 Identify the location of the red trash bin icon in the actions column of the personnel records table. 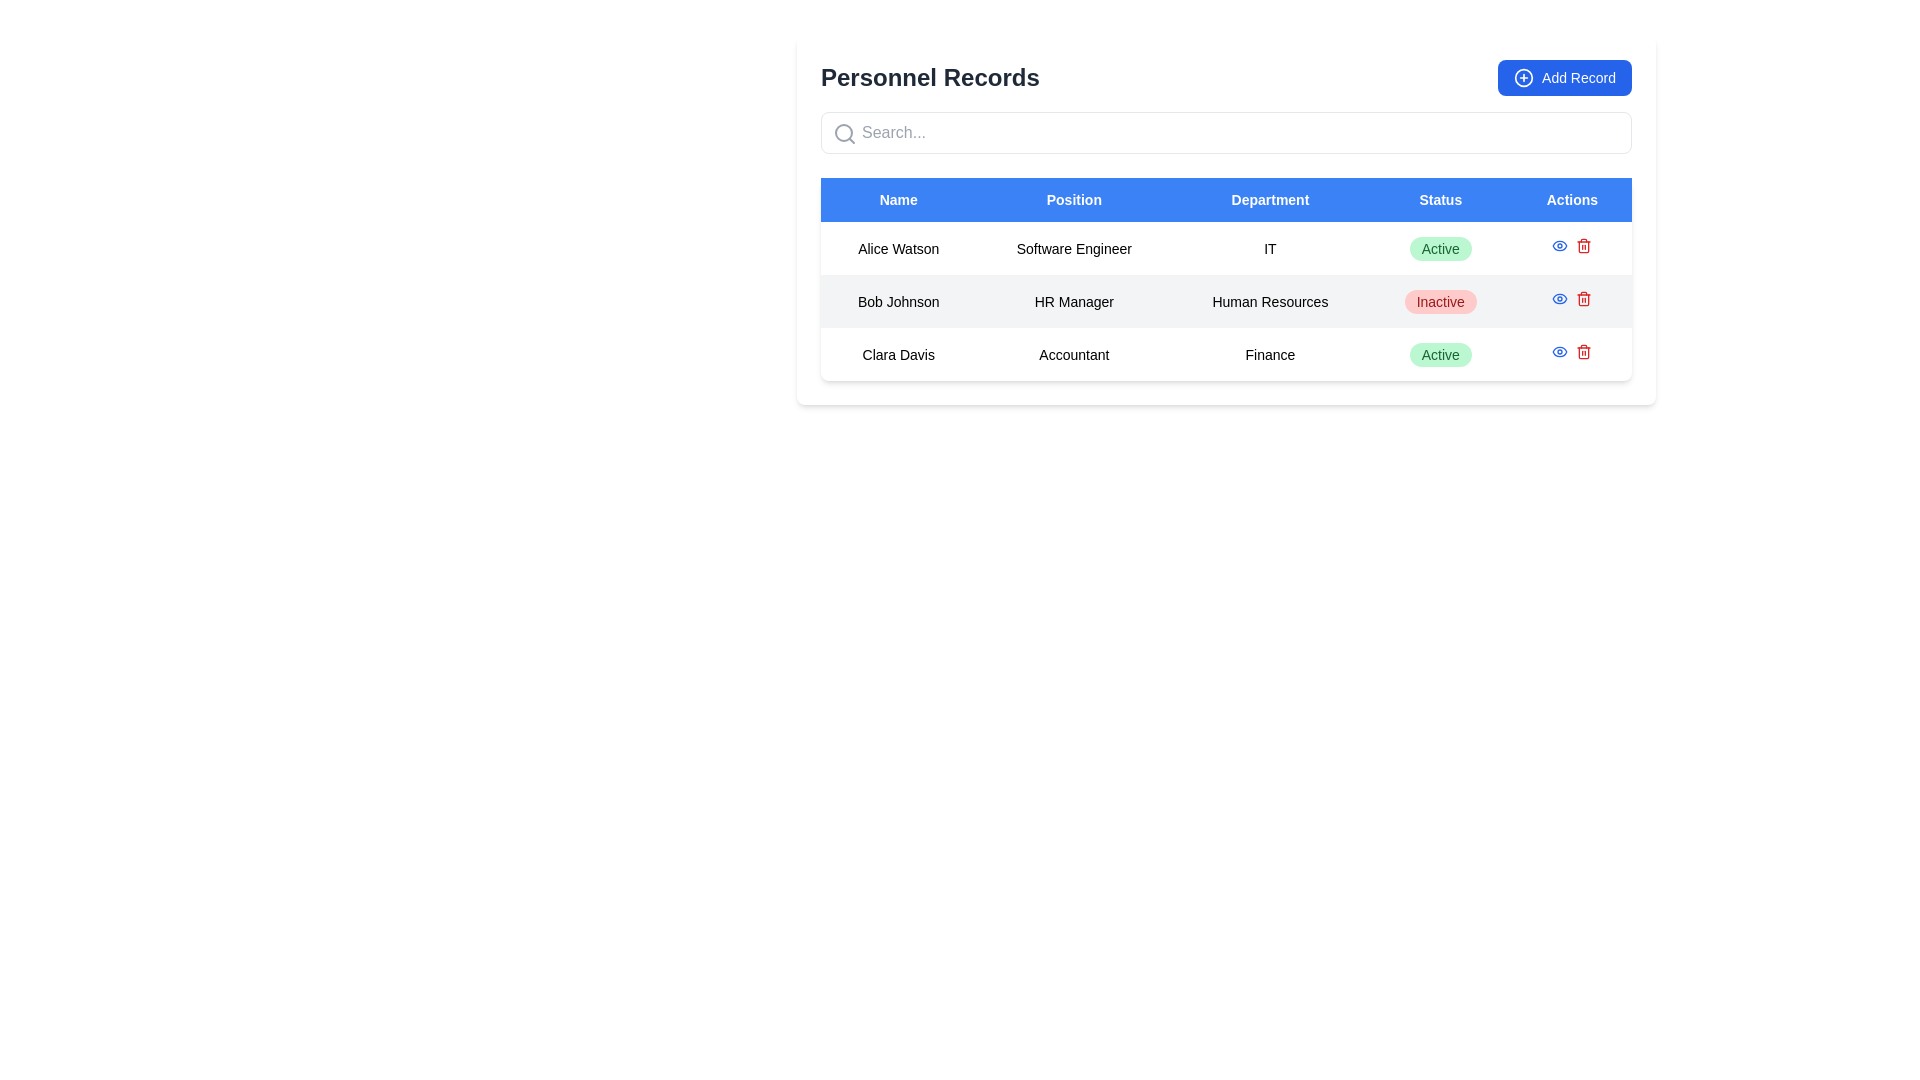
(1583, 299).